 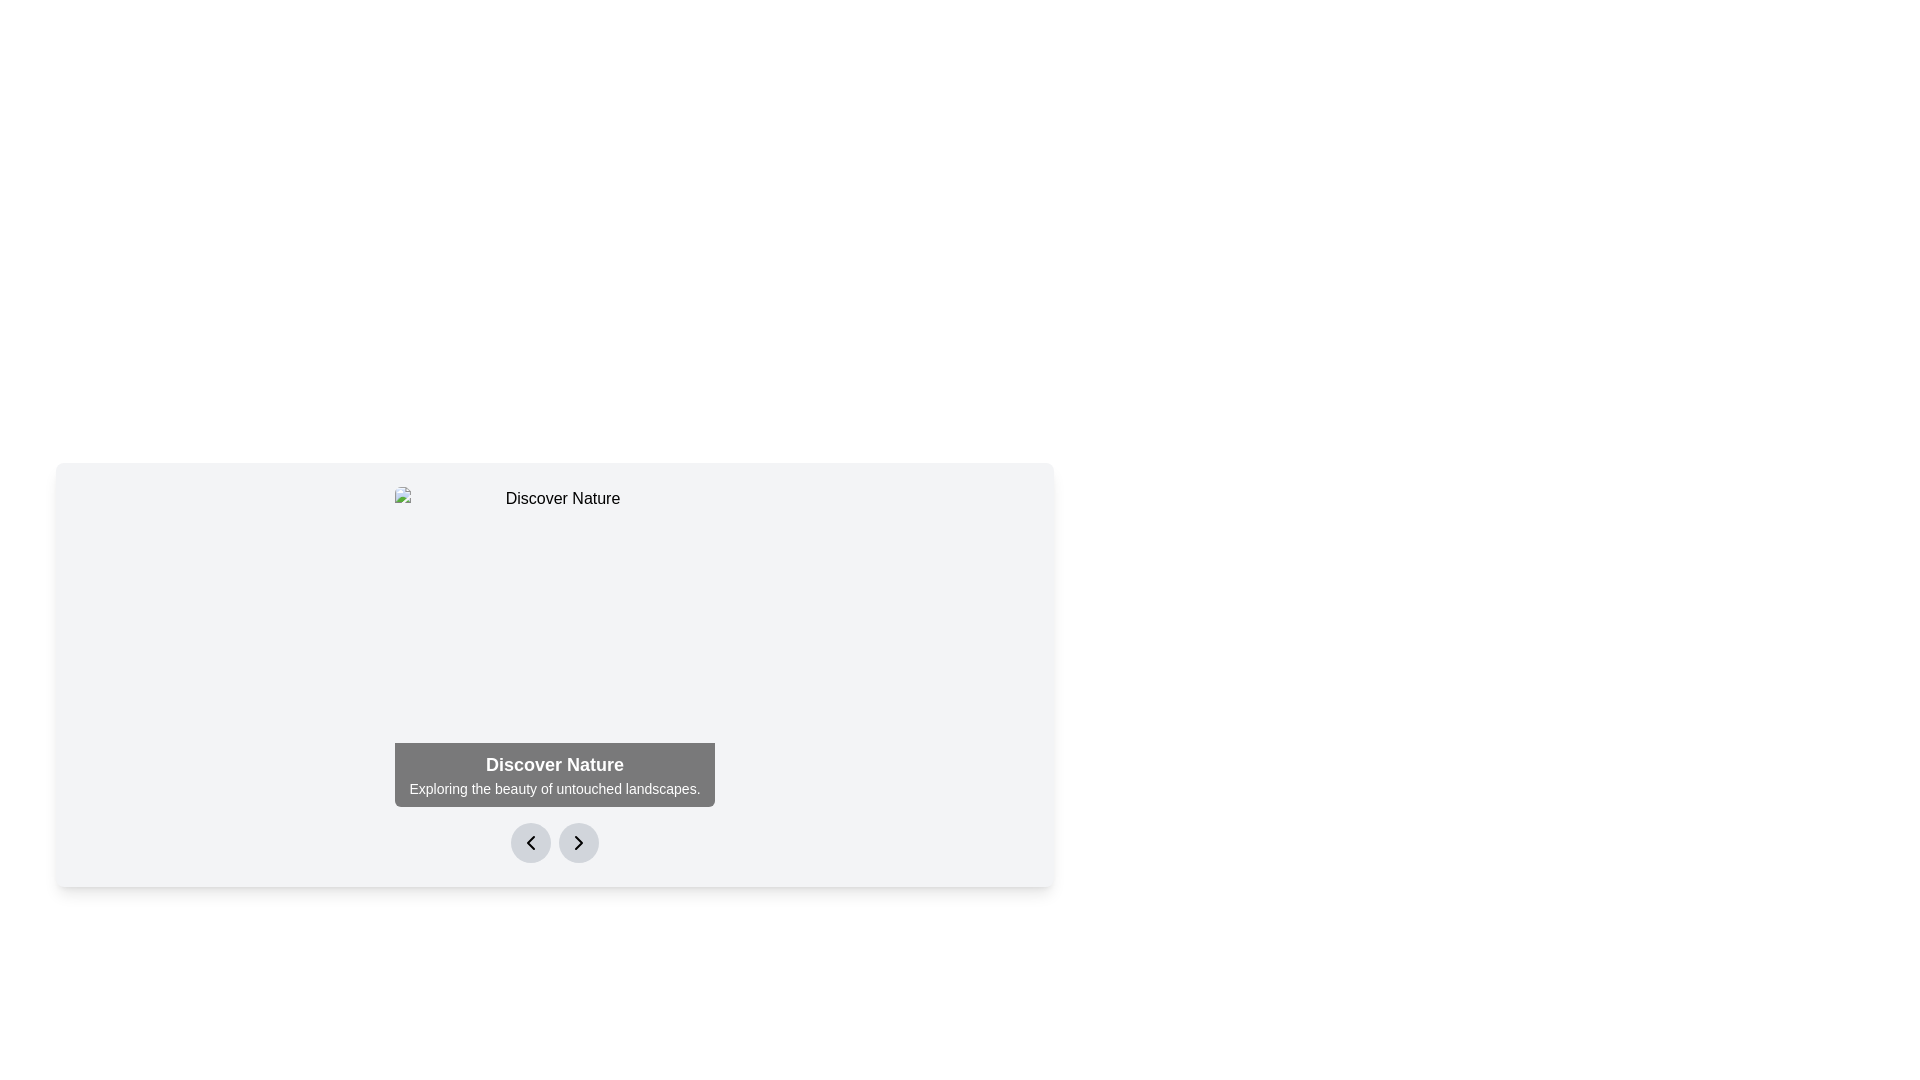 I want to click on the right-pointing chevron arrow icon within the circular button at the bottom of the interface to activate any hover effects, so click(x=578, y=843).